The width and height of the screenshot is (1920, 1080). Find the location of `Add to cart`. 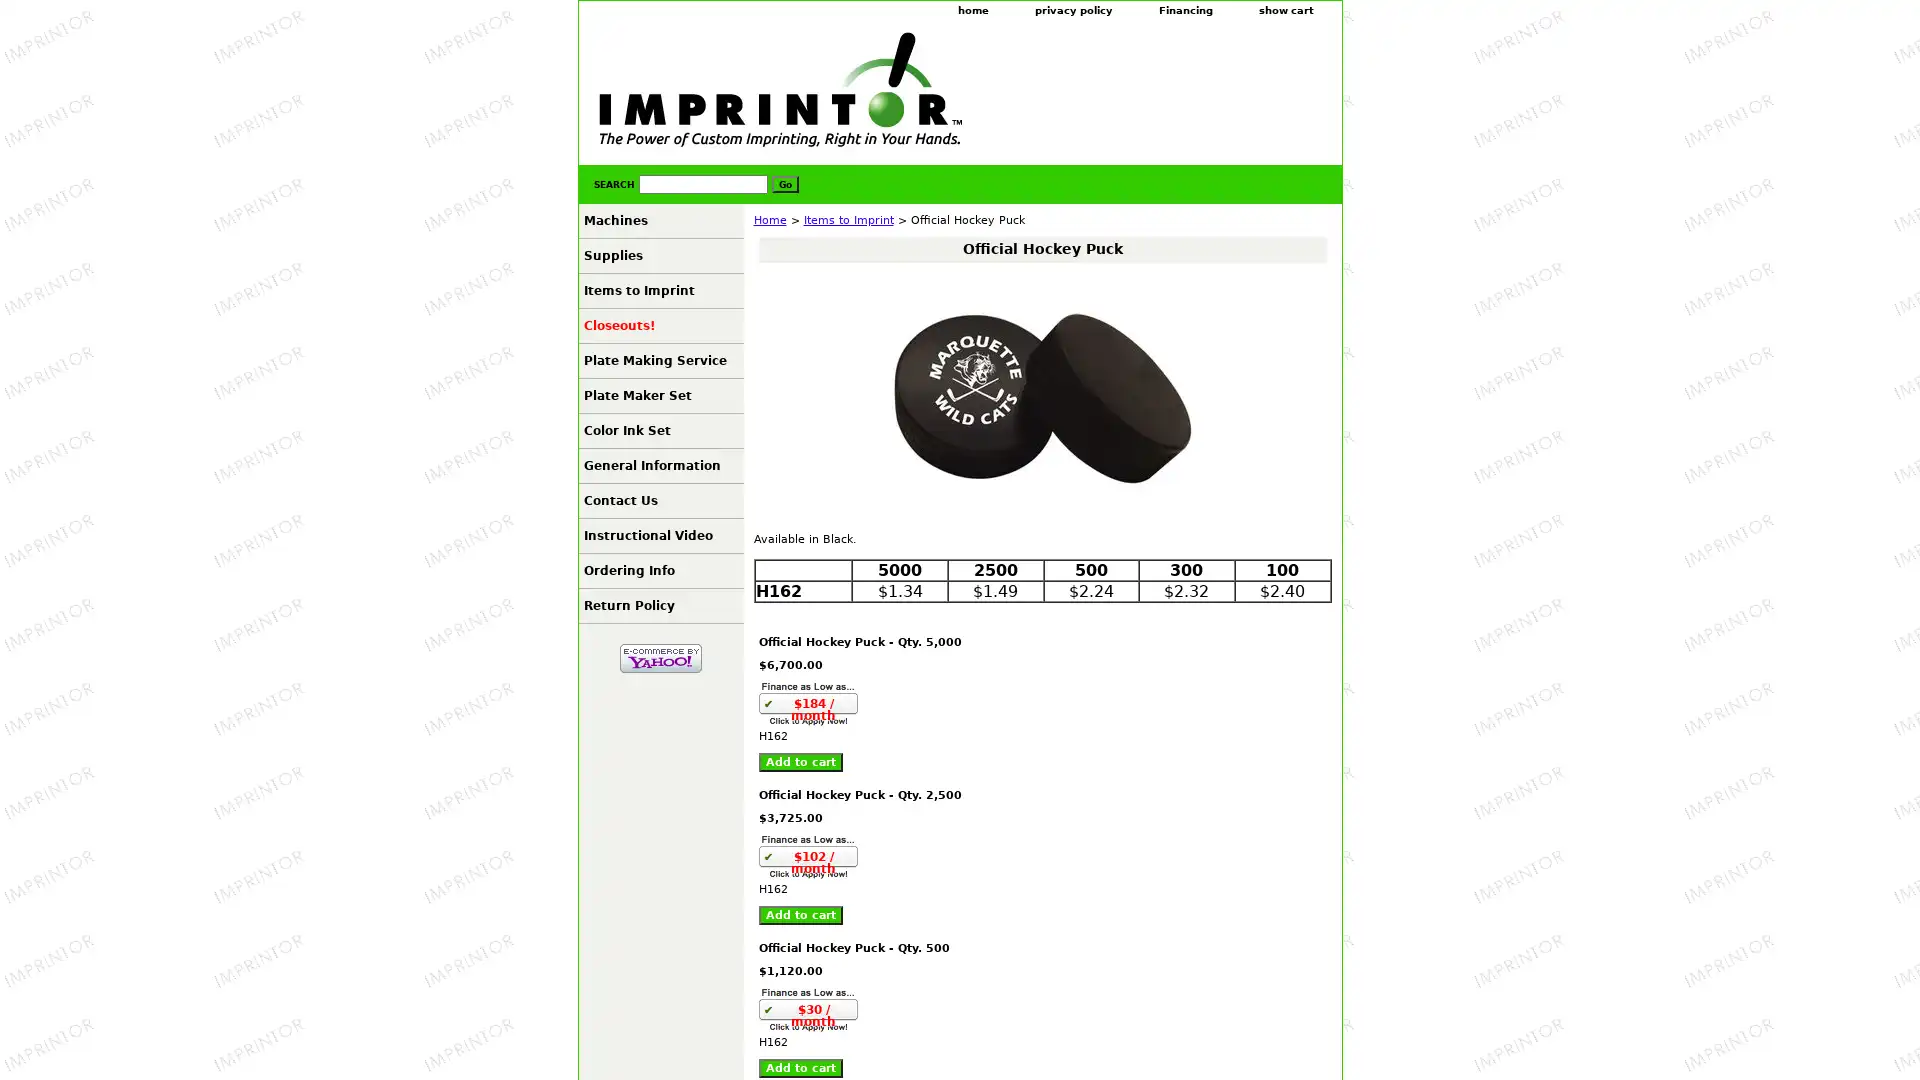

Add to cart is located at coordinates (800, 1067).